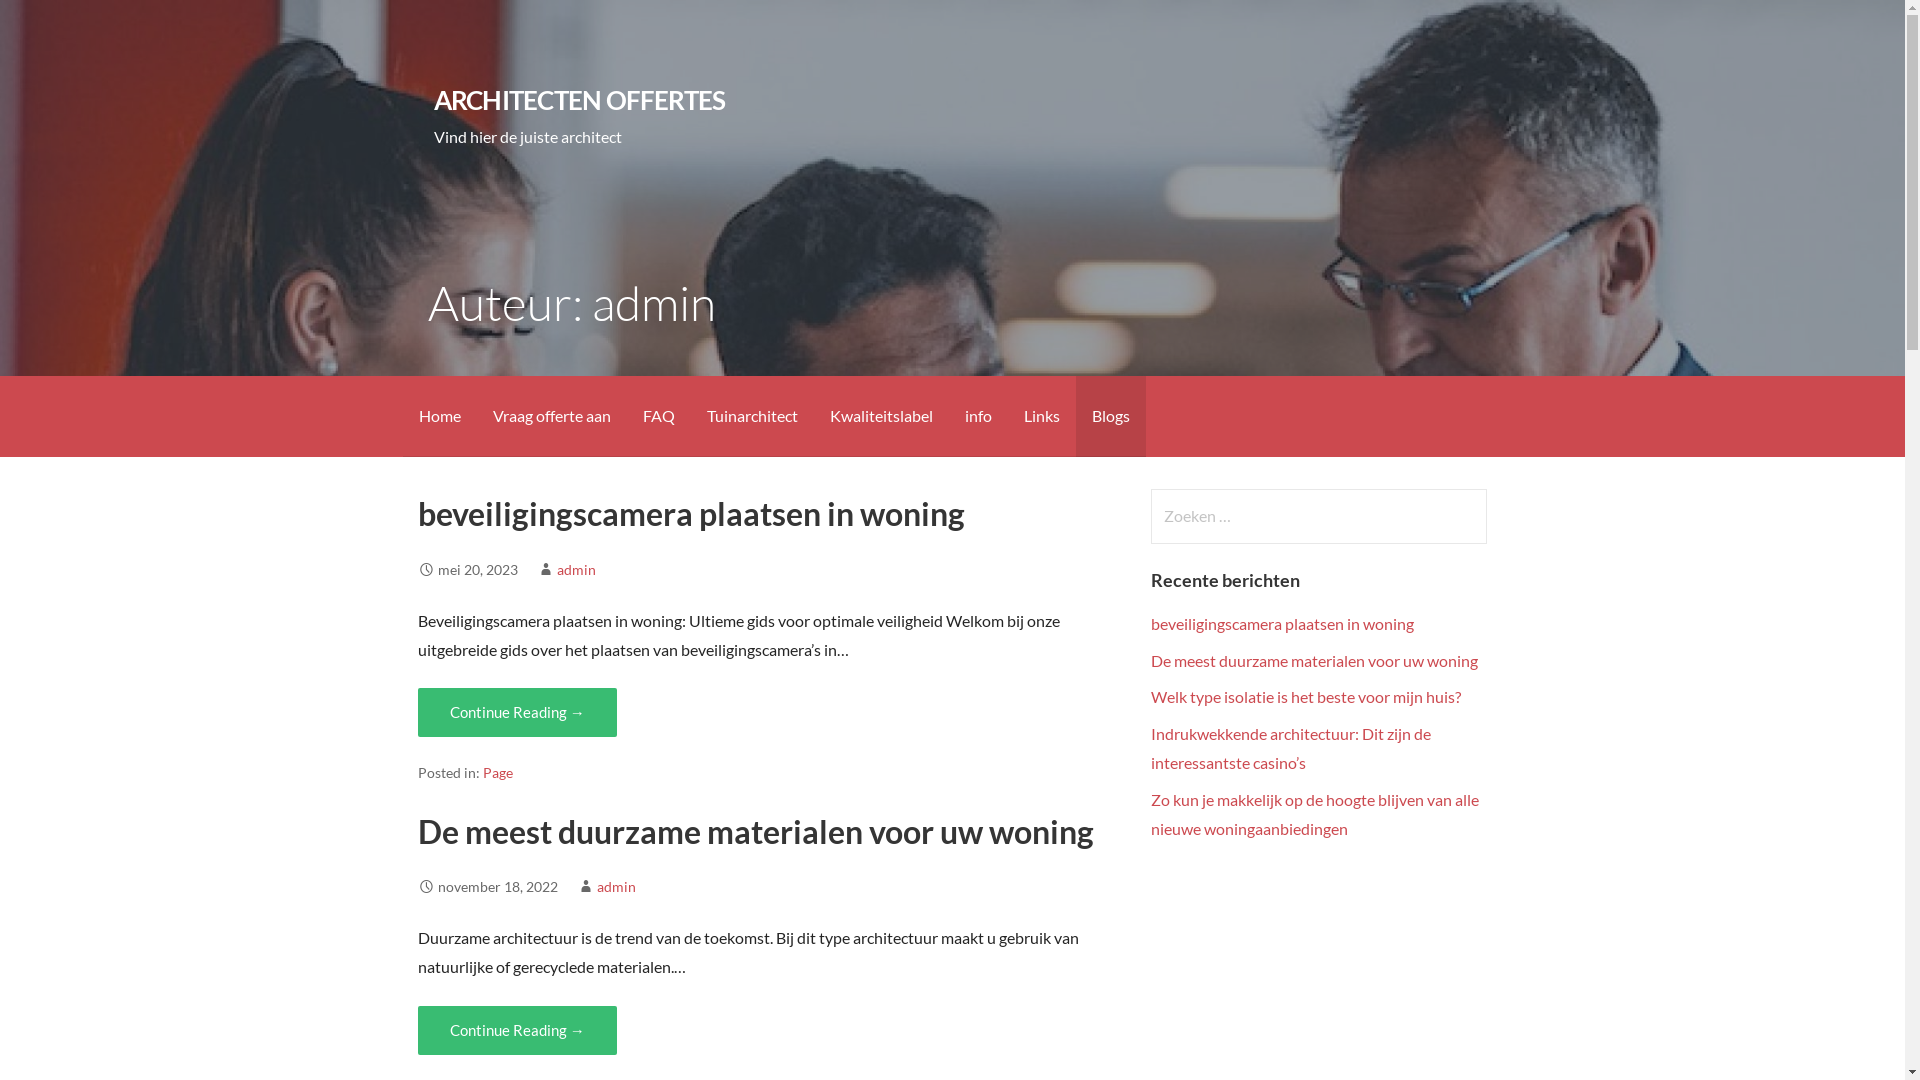 The image size is (1920, 1080). Describe the element at coordinates (977, 415) in the screenshot. I see `'info'` at that location.